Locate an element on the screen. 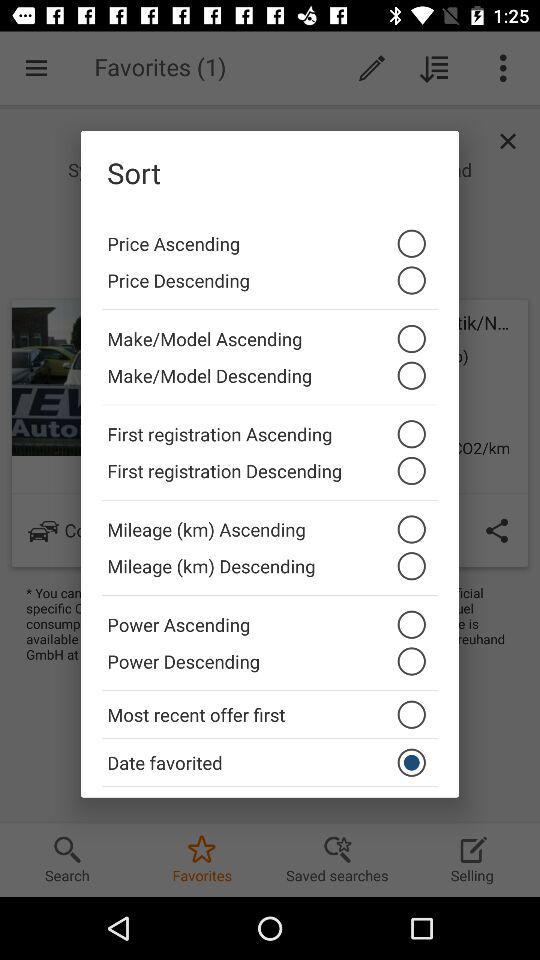 The width and height of the screenshot is (540, 960). the power descending is located at coordinates (270, 666).